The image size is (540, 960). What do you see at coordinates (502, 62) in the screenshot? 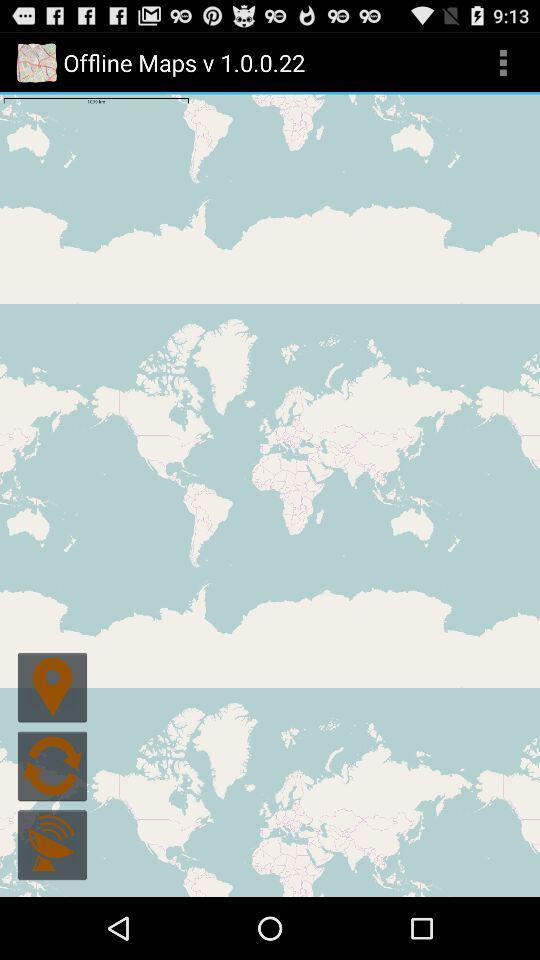
I see `the icon next to offline maps v icon` at bounding box center [502, 62].